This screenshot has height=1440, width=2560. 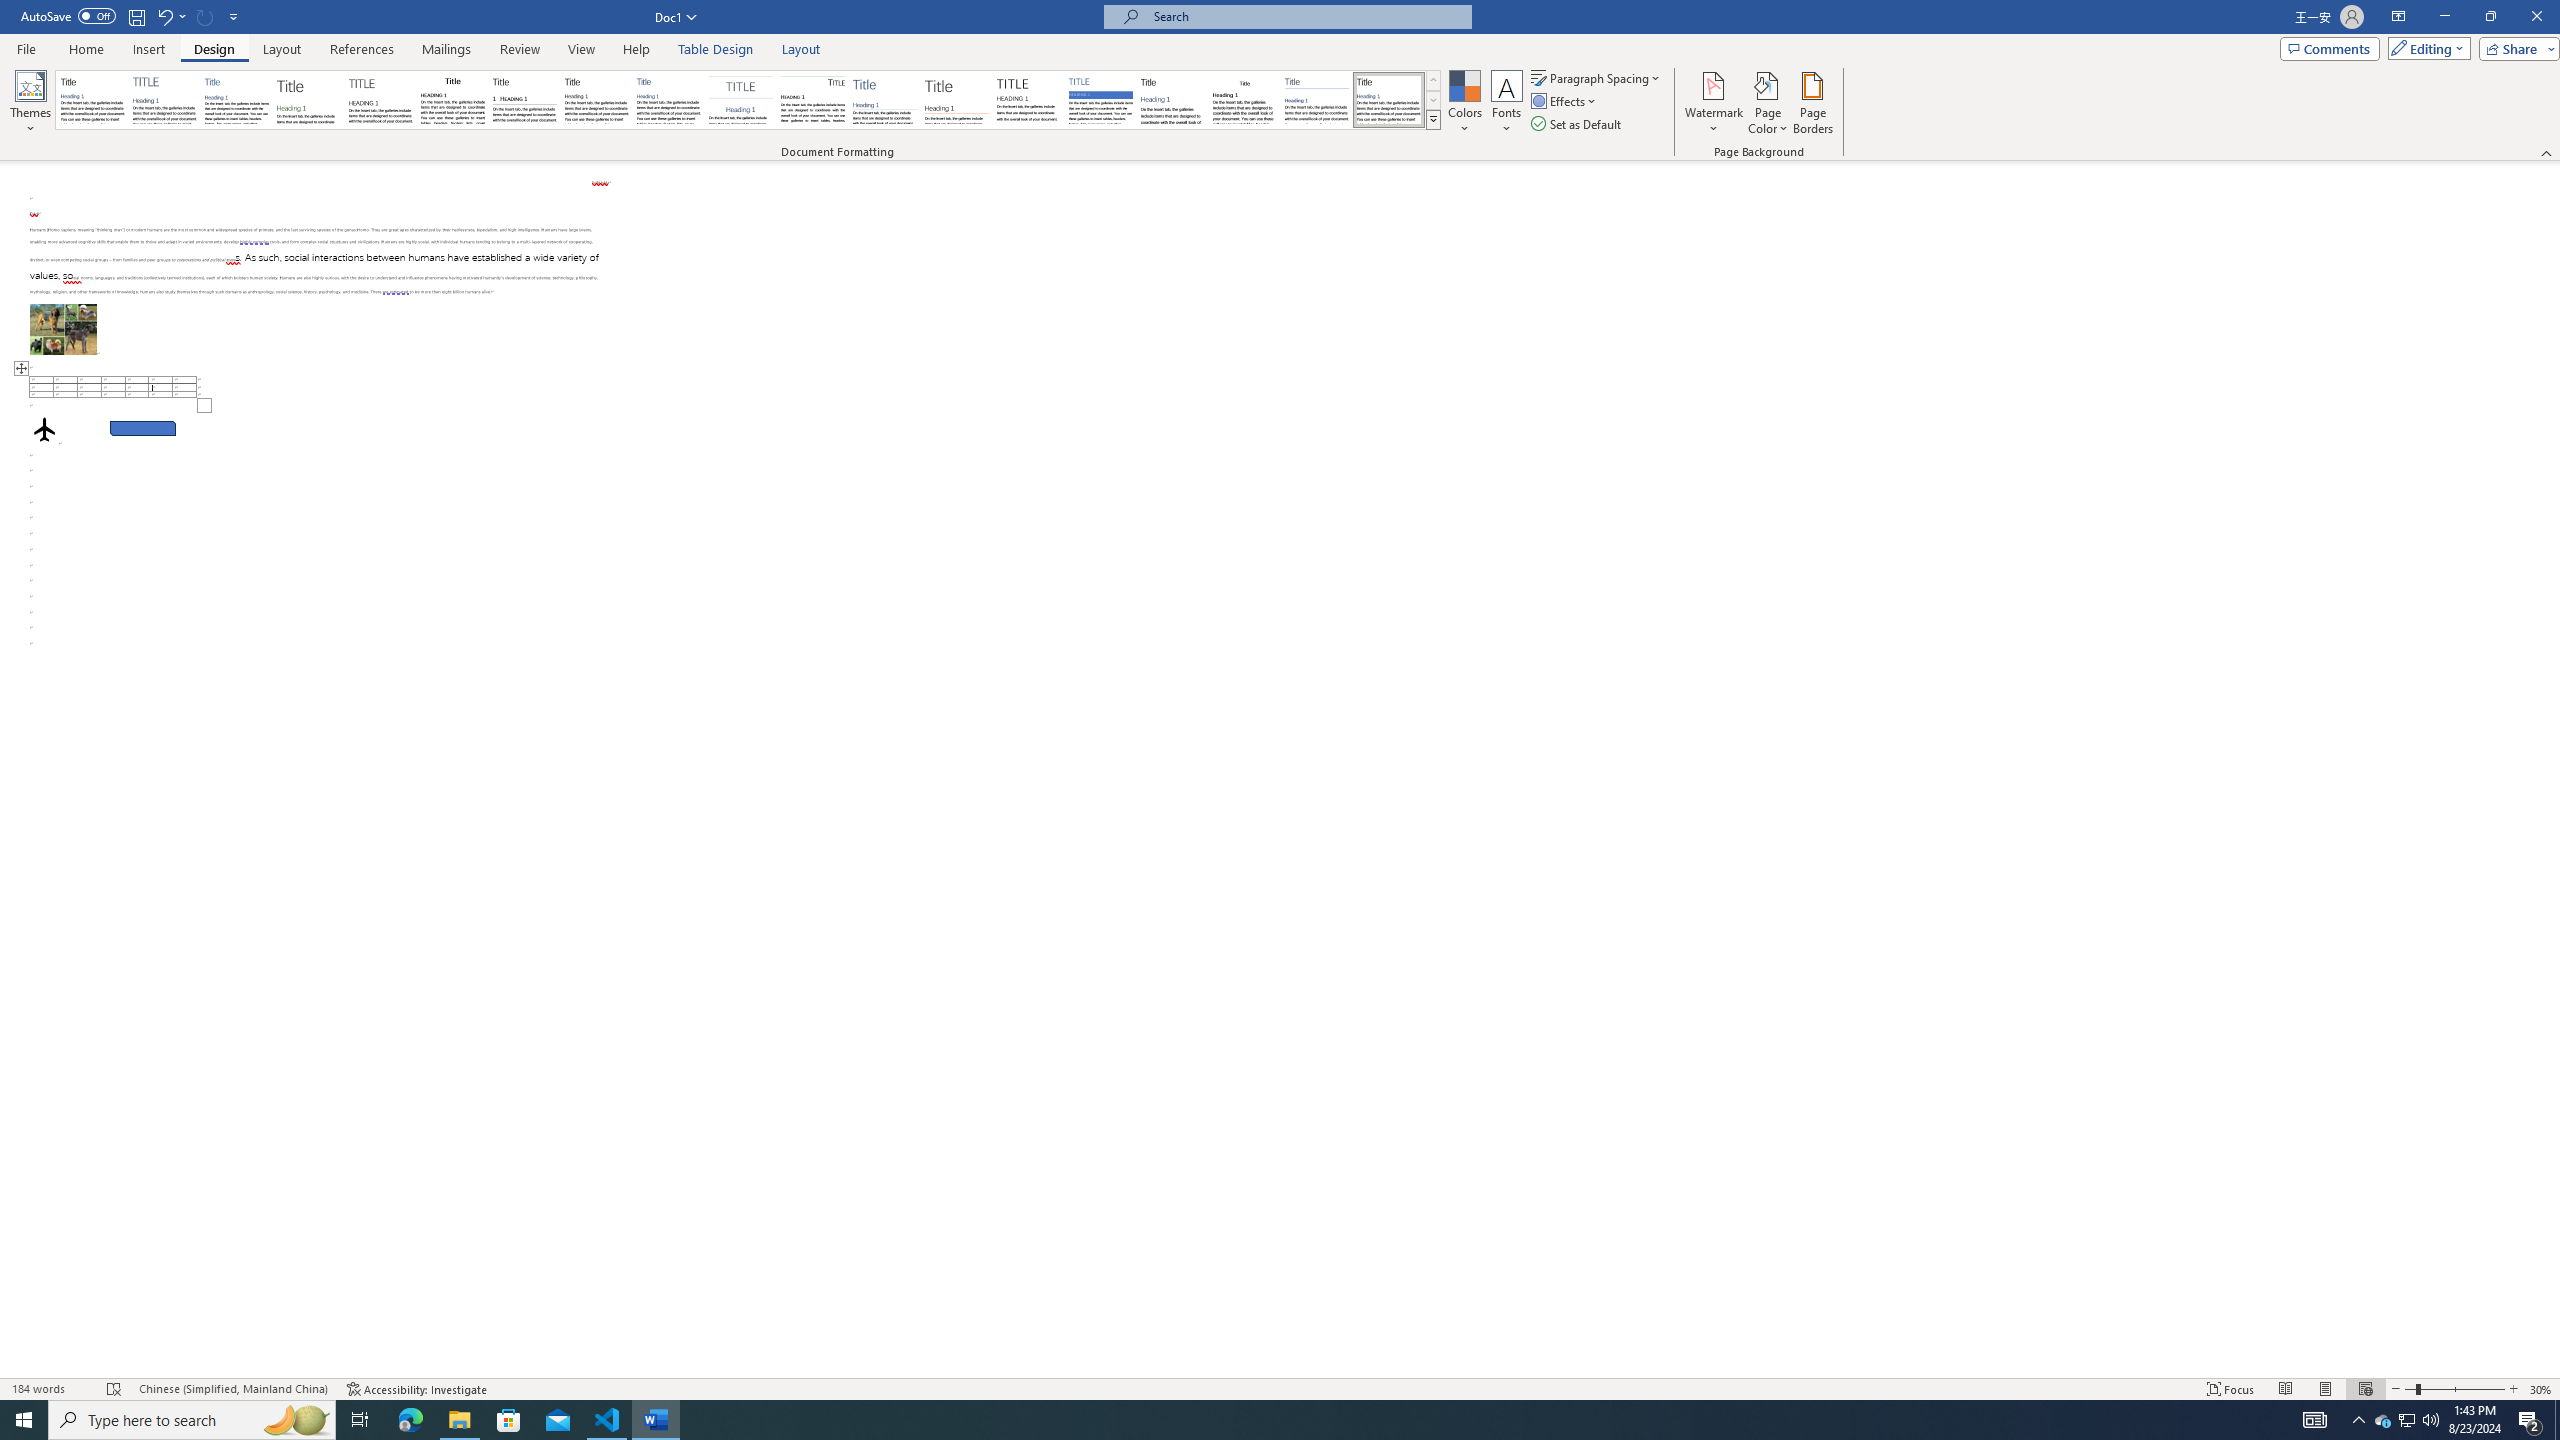 What do you see at coordinates (1390, 99) in the screenshot?
I see `'Word 2013'` at bounding box center [1390, 99].